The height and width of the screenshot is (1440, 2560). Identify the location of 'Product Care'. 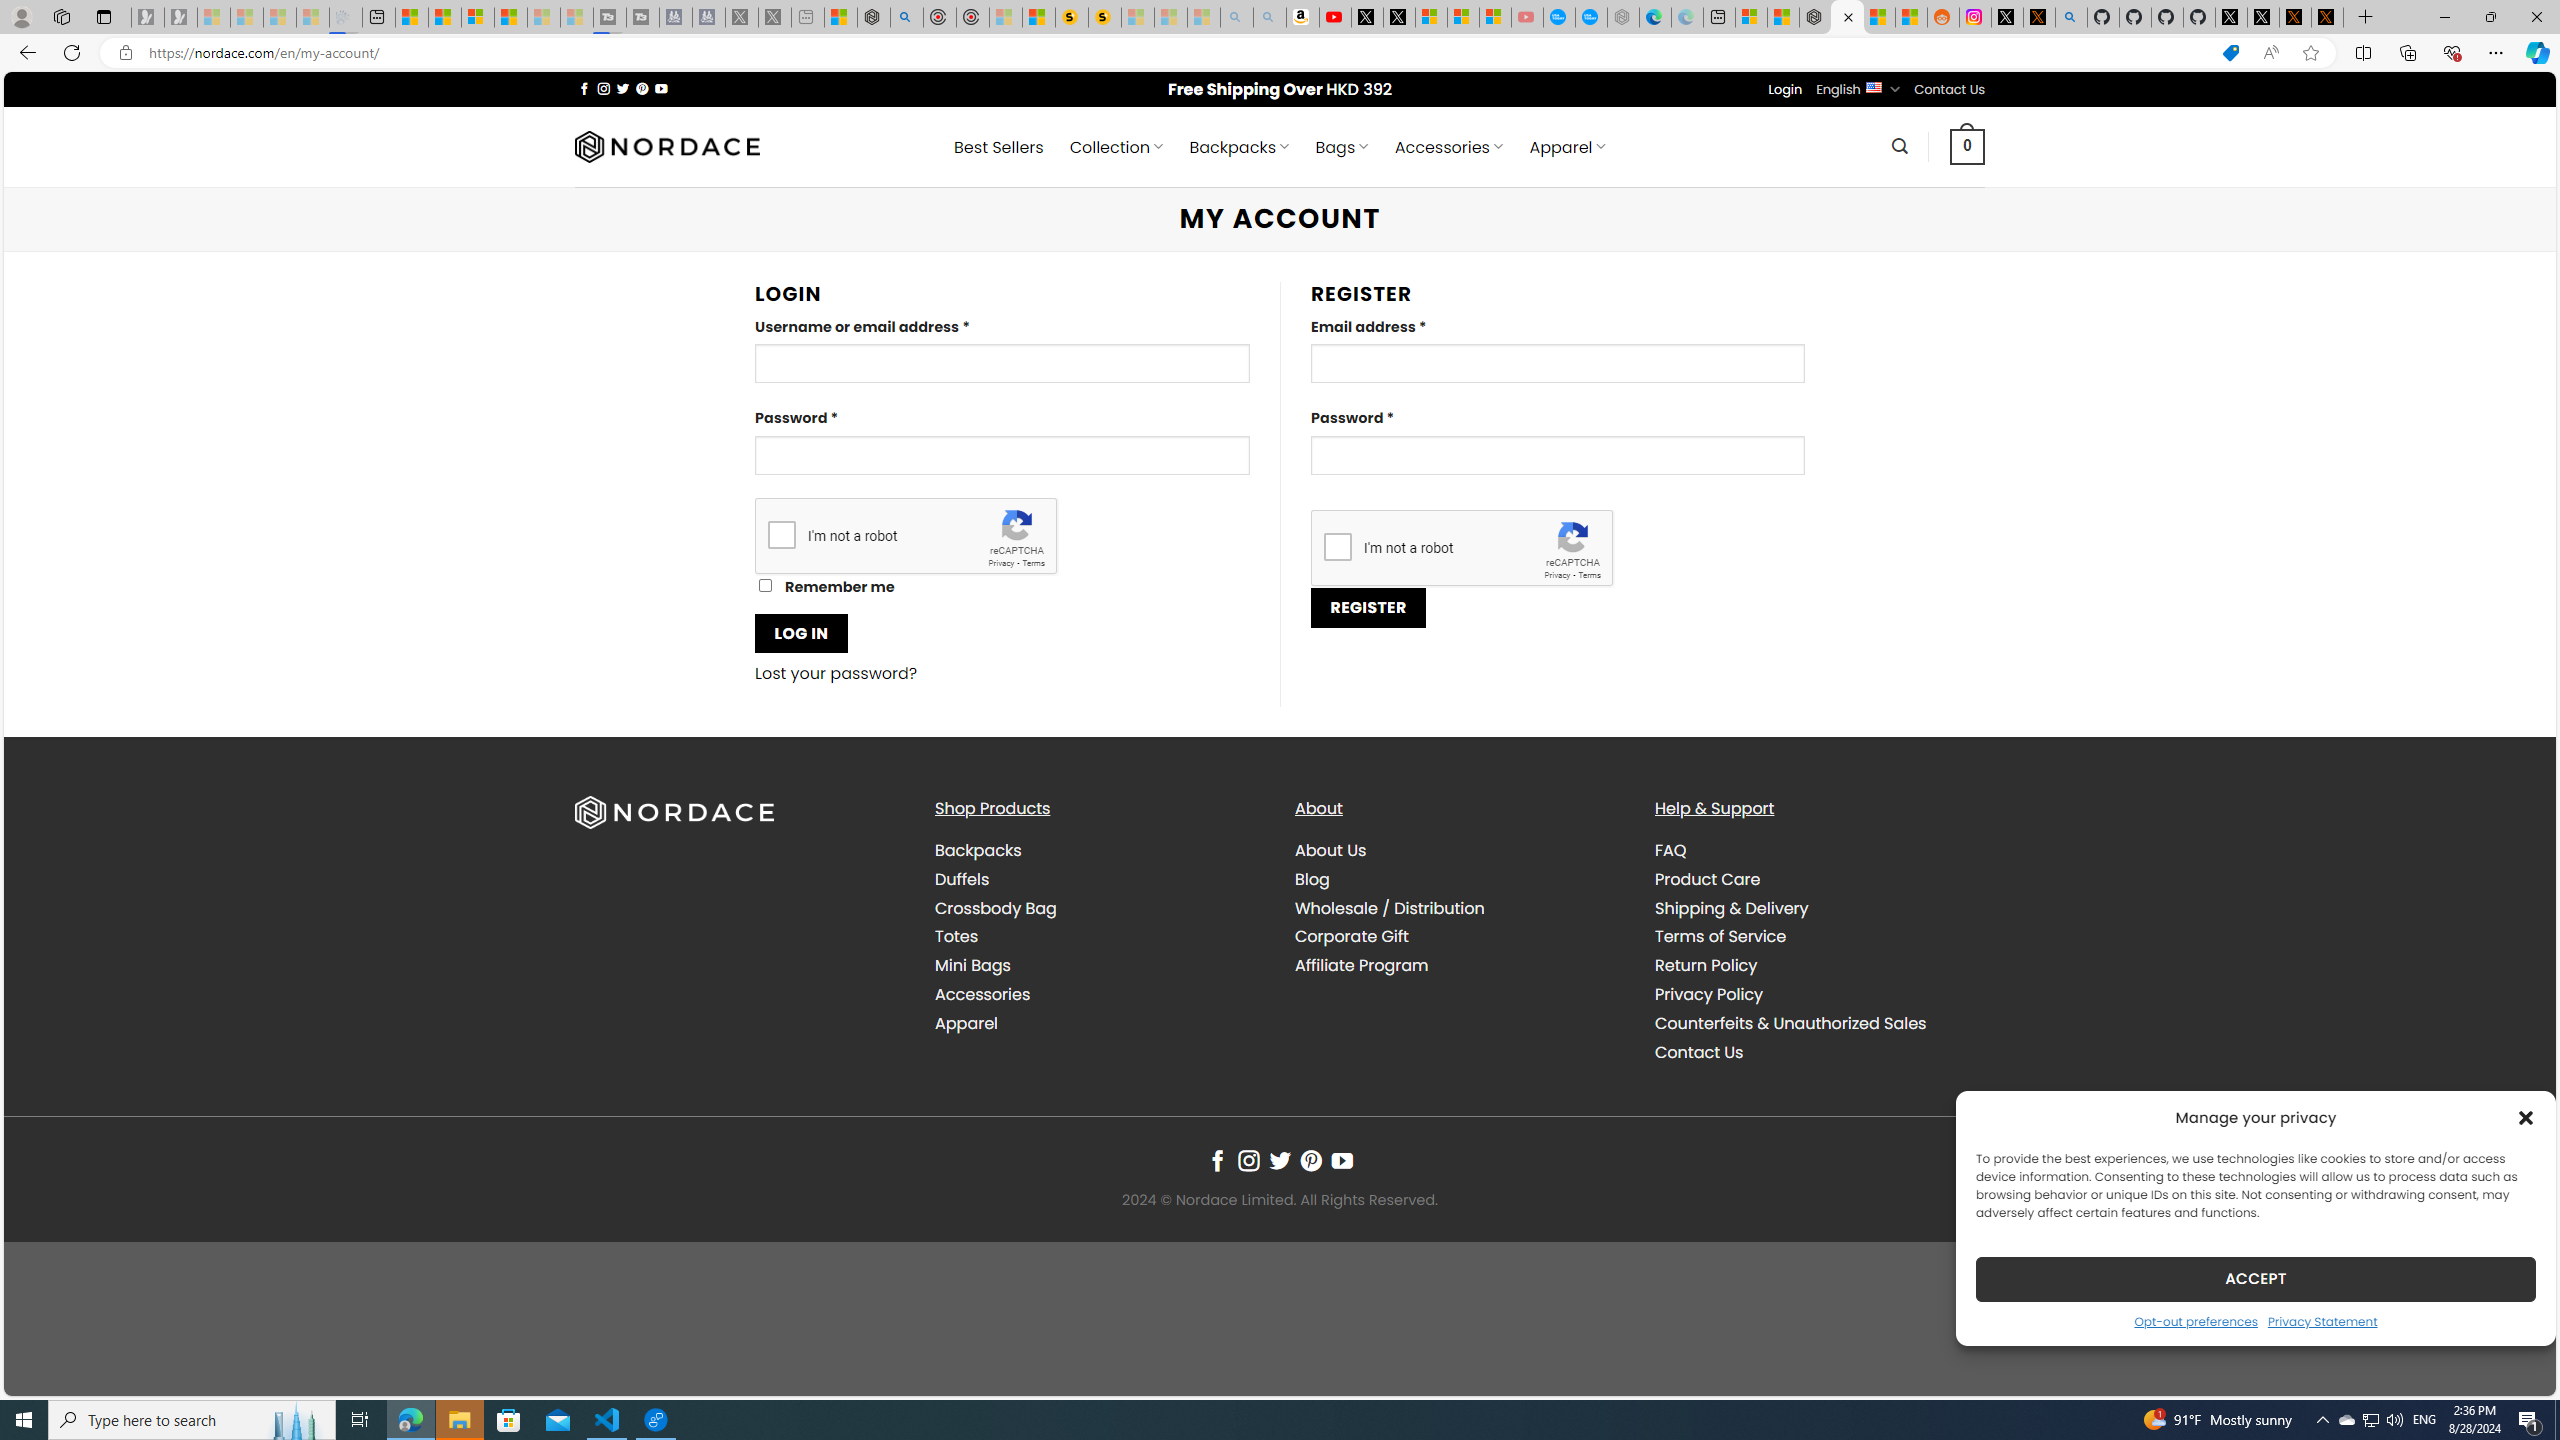
(1818, 878).